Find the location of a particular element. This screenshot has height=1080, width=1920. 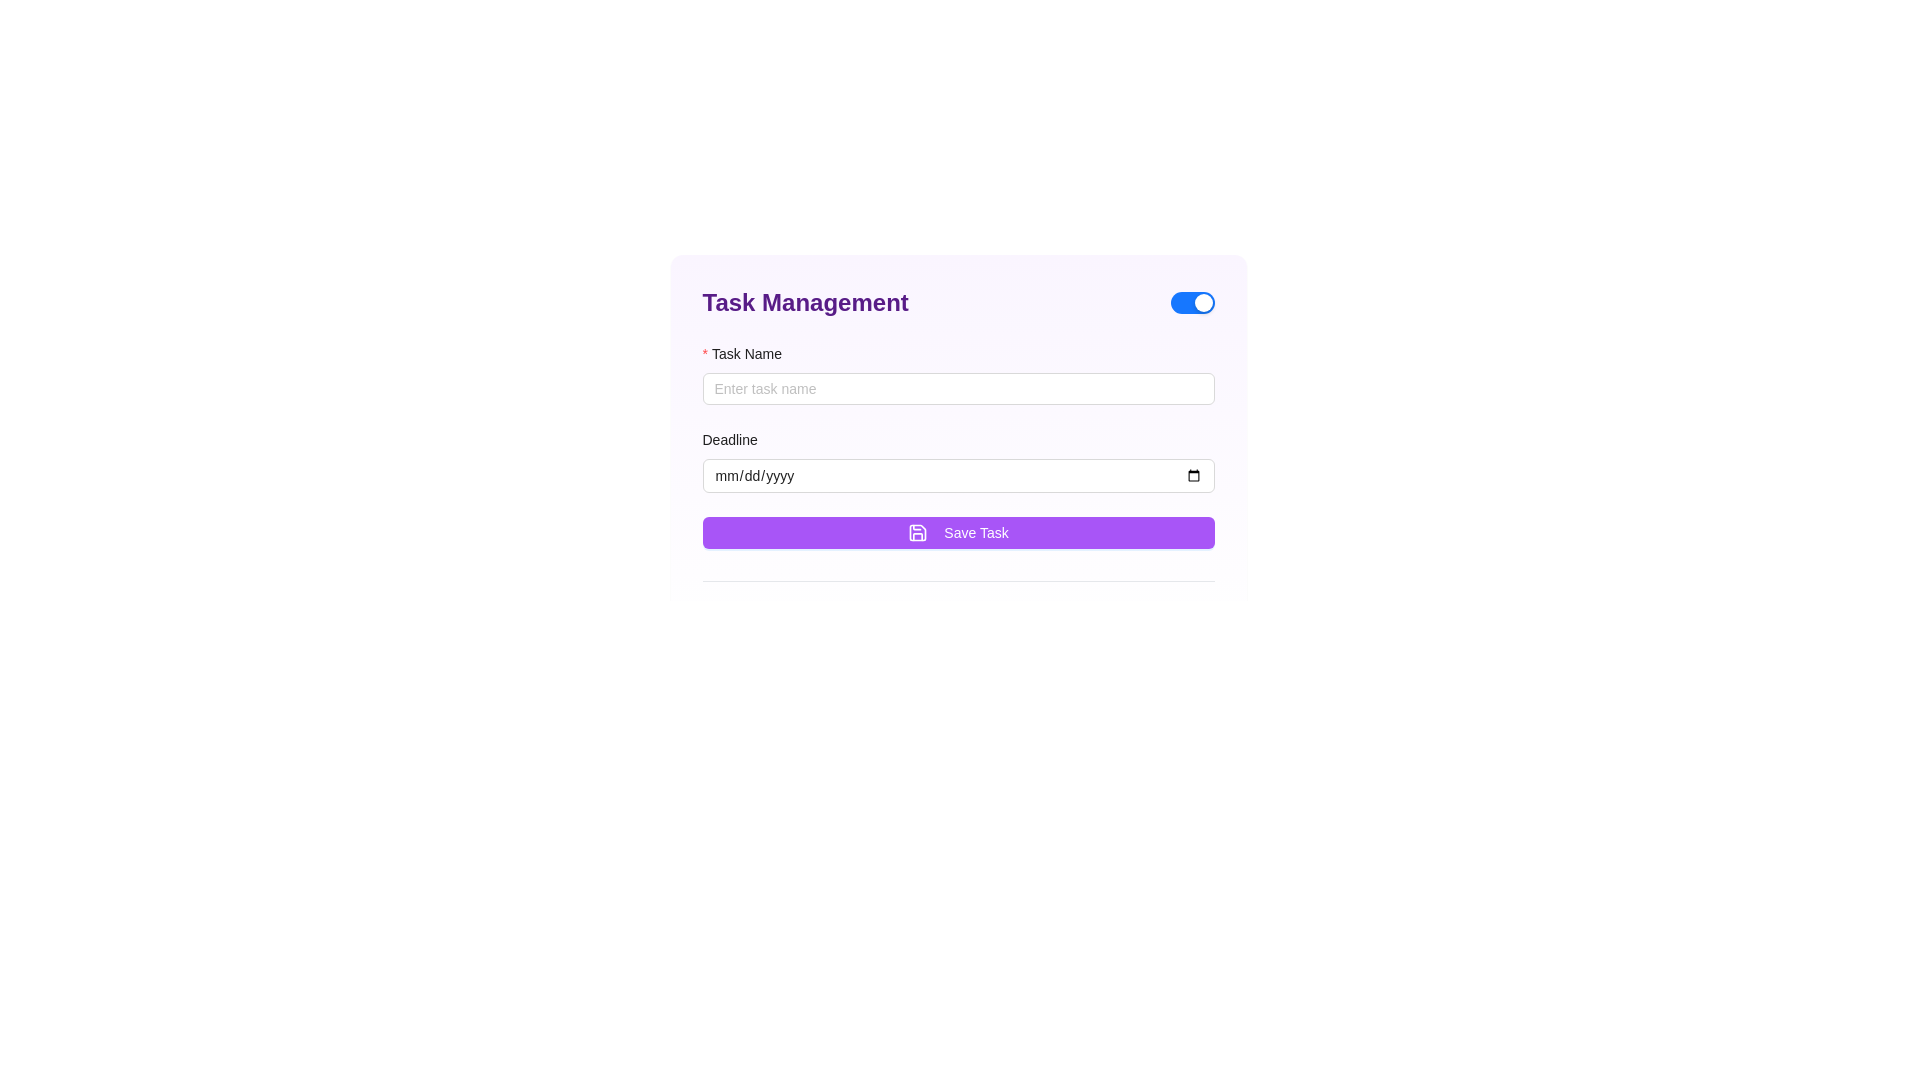

text label 'Save Task' located within the button component at the center of the form, which indicates the purpose of the button for form submission is located at coordinates (976, 531).